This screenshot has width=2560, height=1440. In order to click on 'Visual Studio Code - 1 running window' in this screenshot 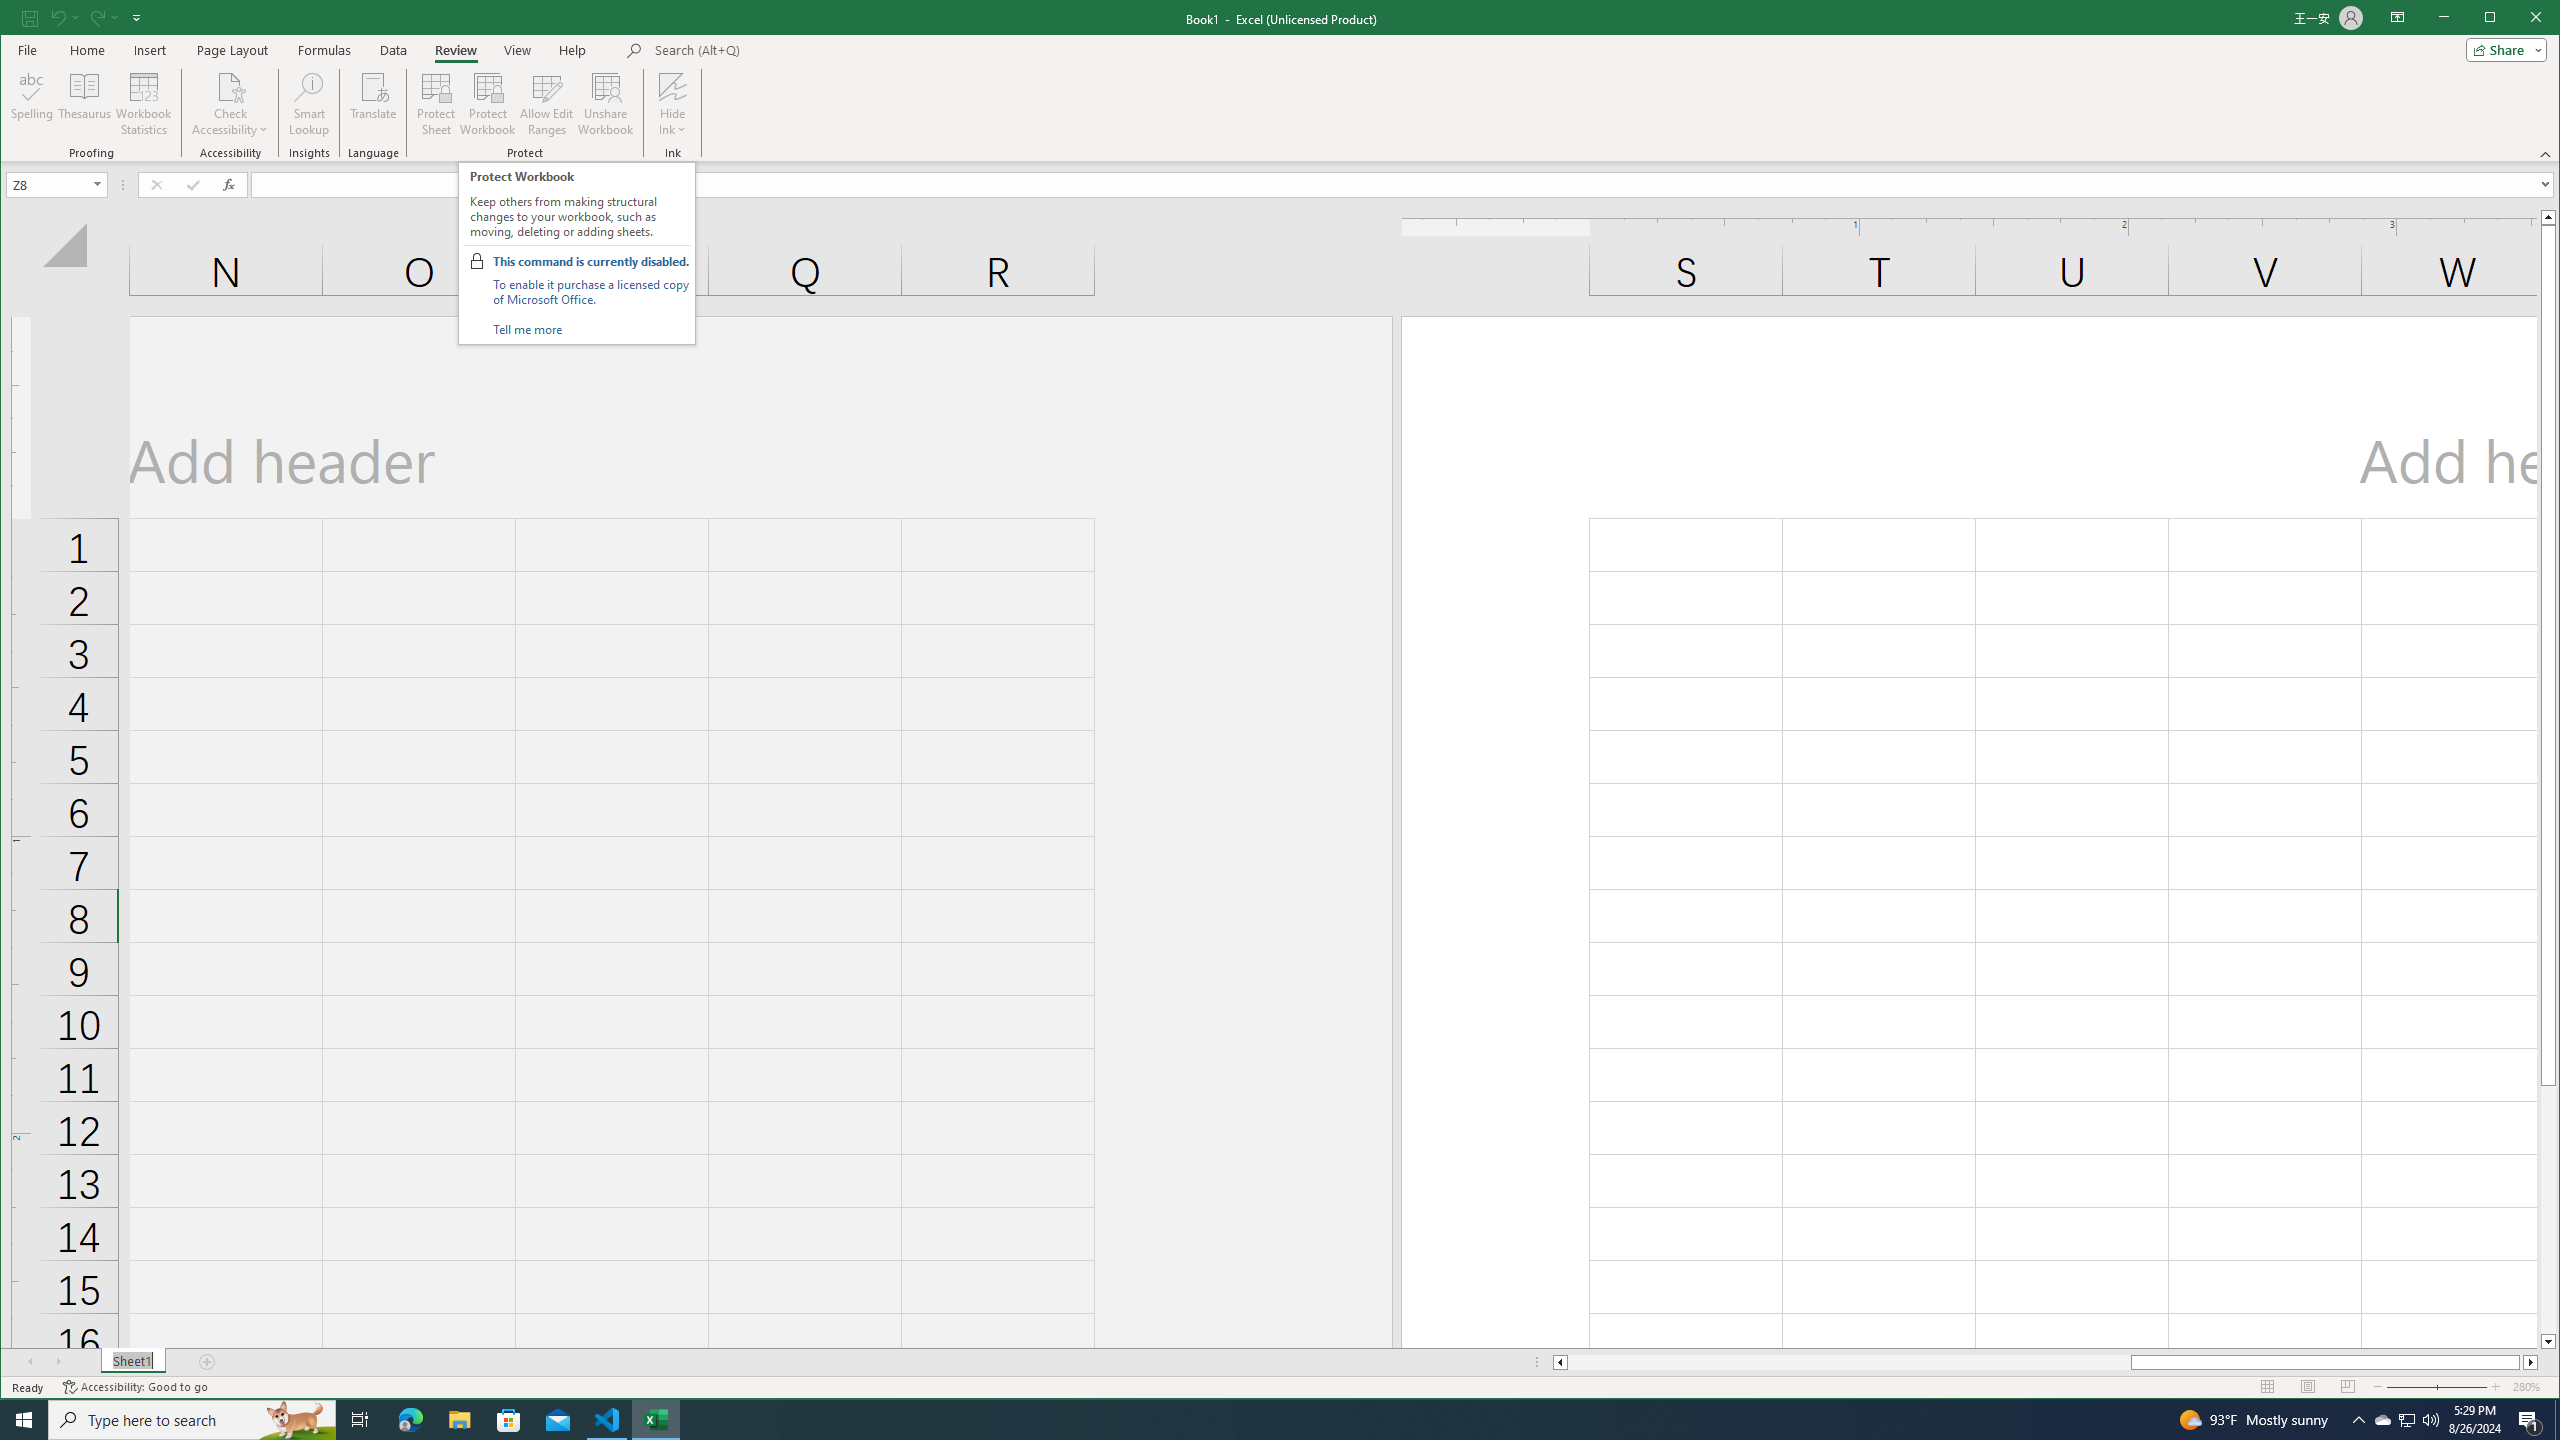, I will do `click(607, 1418)`.